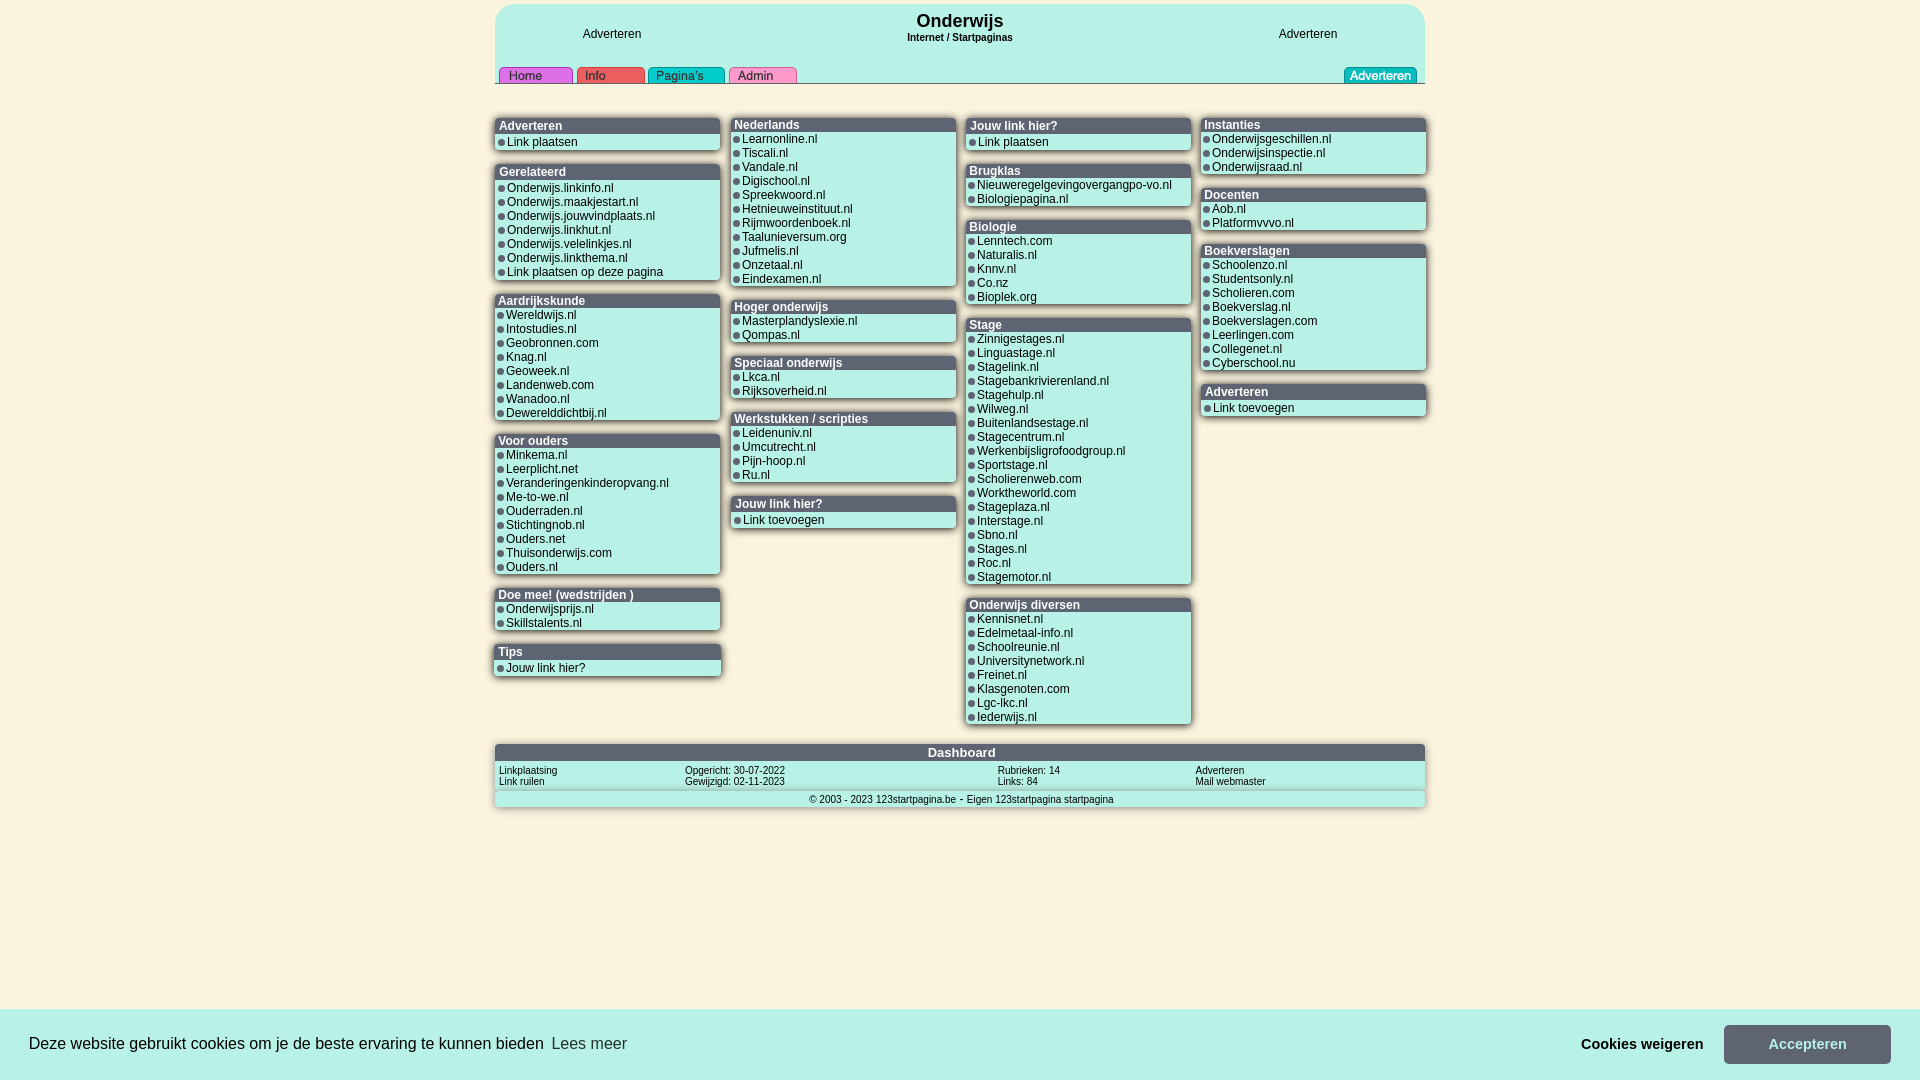 The width and height of the screenshot is (1920, 1080). I want to click on 'Mail webmaster', so click(1229, 779).